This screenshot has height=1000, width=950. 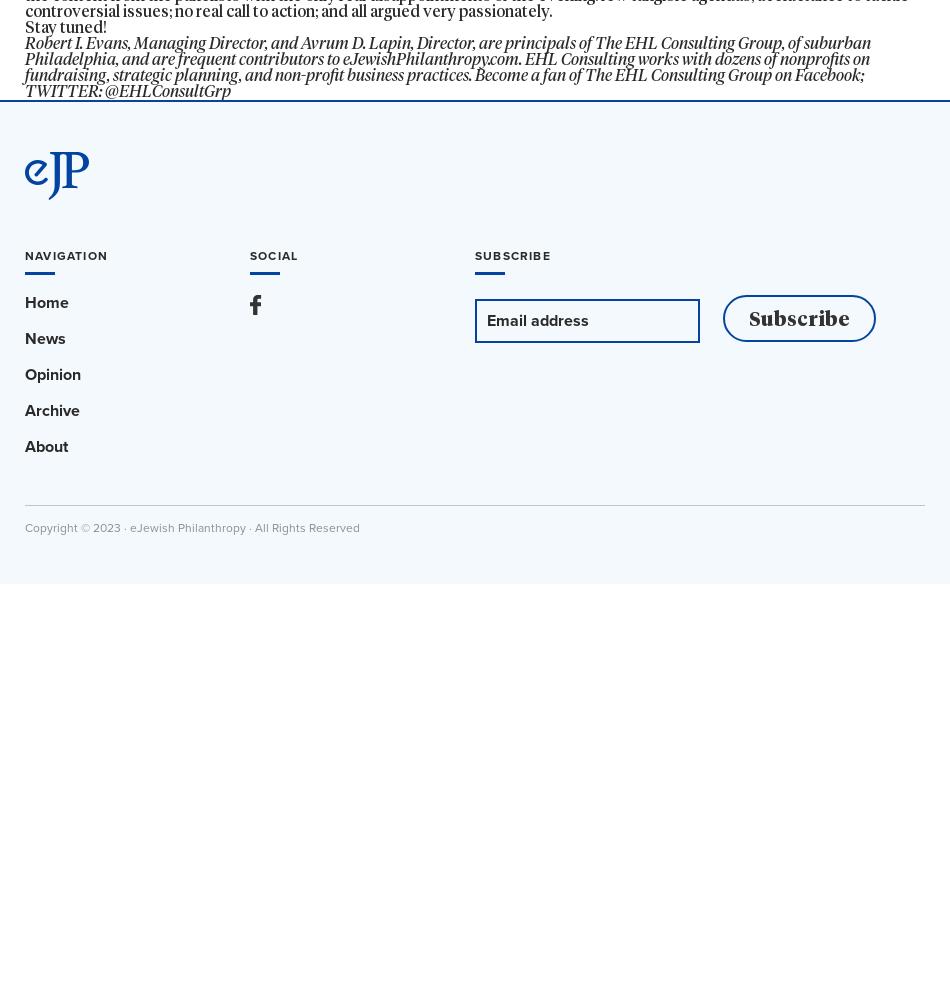 I want to click on 'Copyright © 2023 · eJewish Philanthropy · All Rights Reserved', so click(x=192, y=527).